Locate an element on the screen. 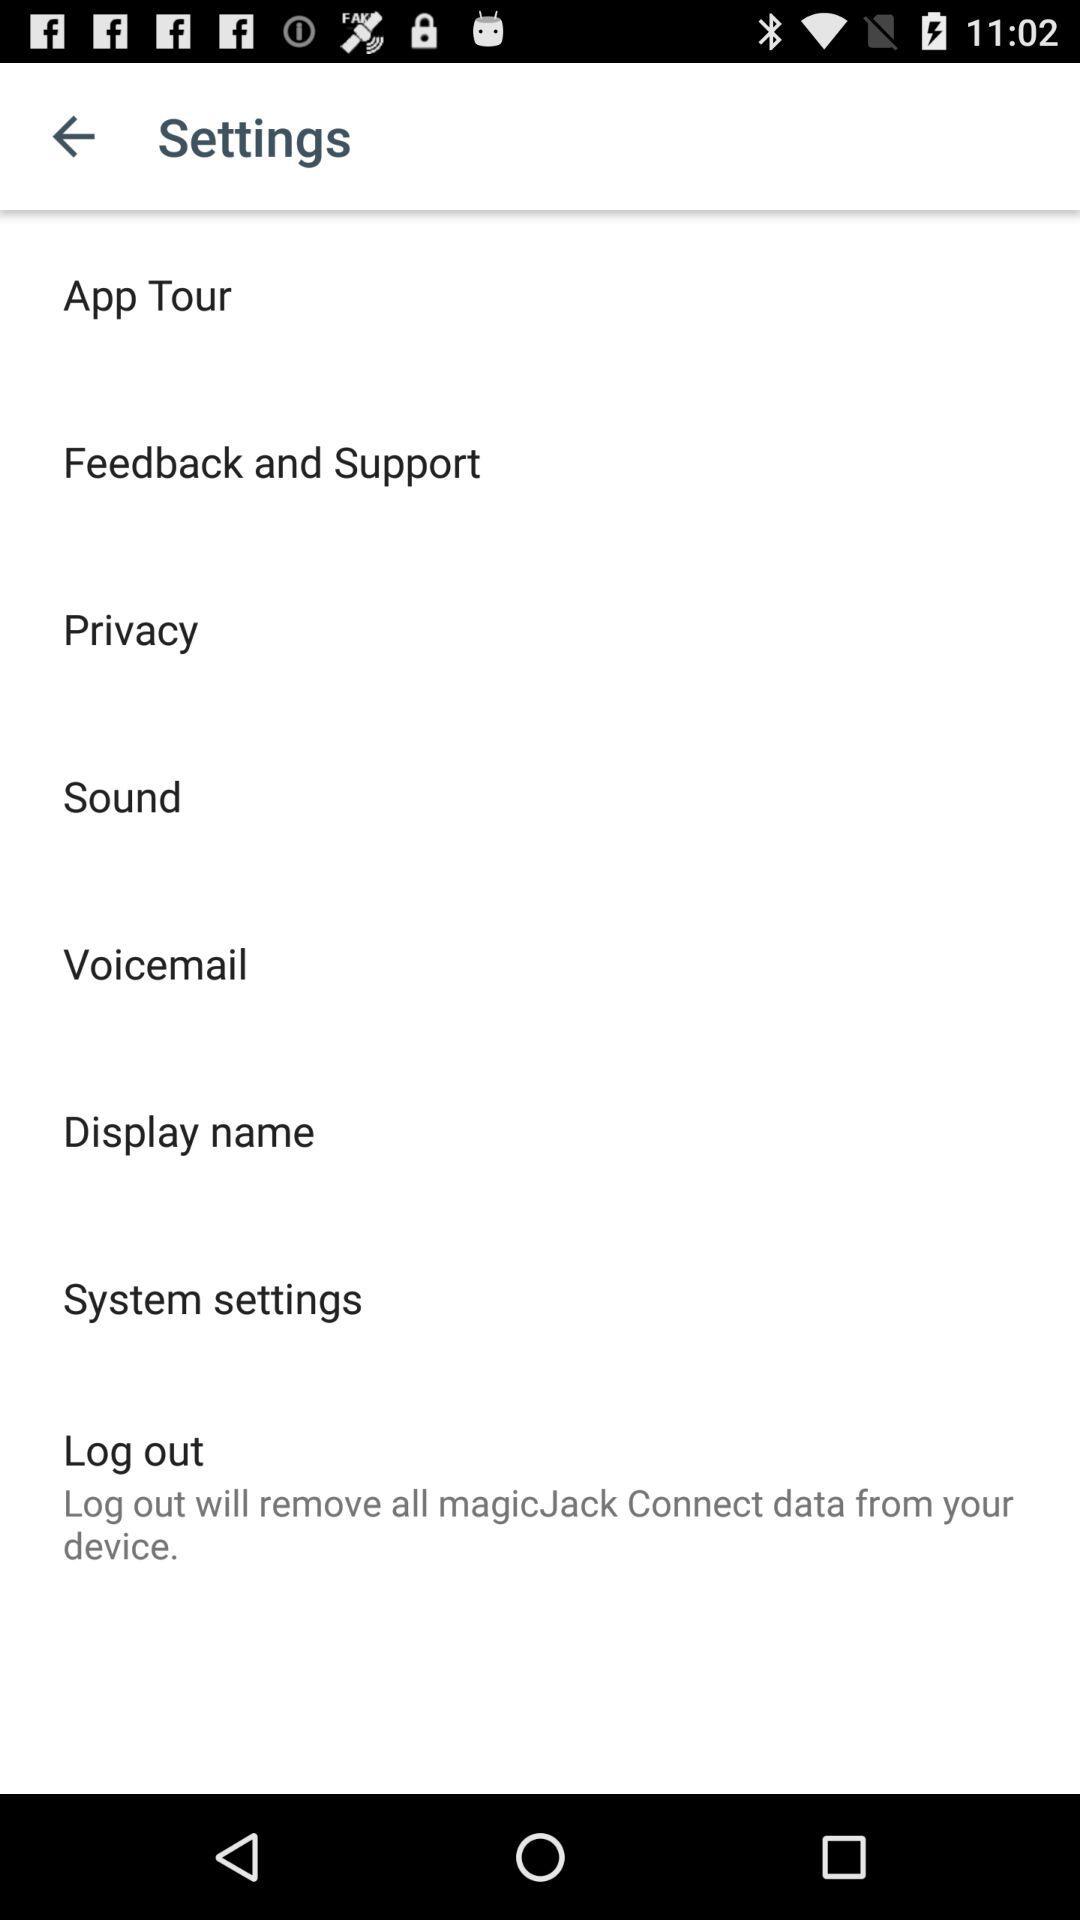  the privacy item is located at coordinates (130, 627).